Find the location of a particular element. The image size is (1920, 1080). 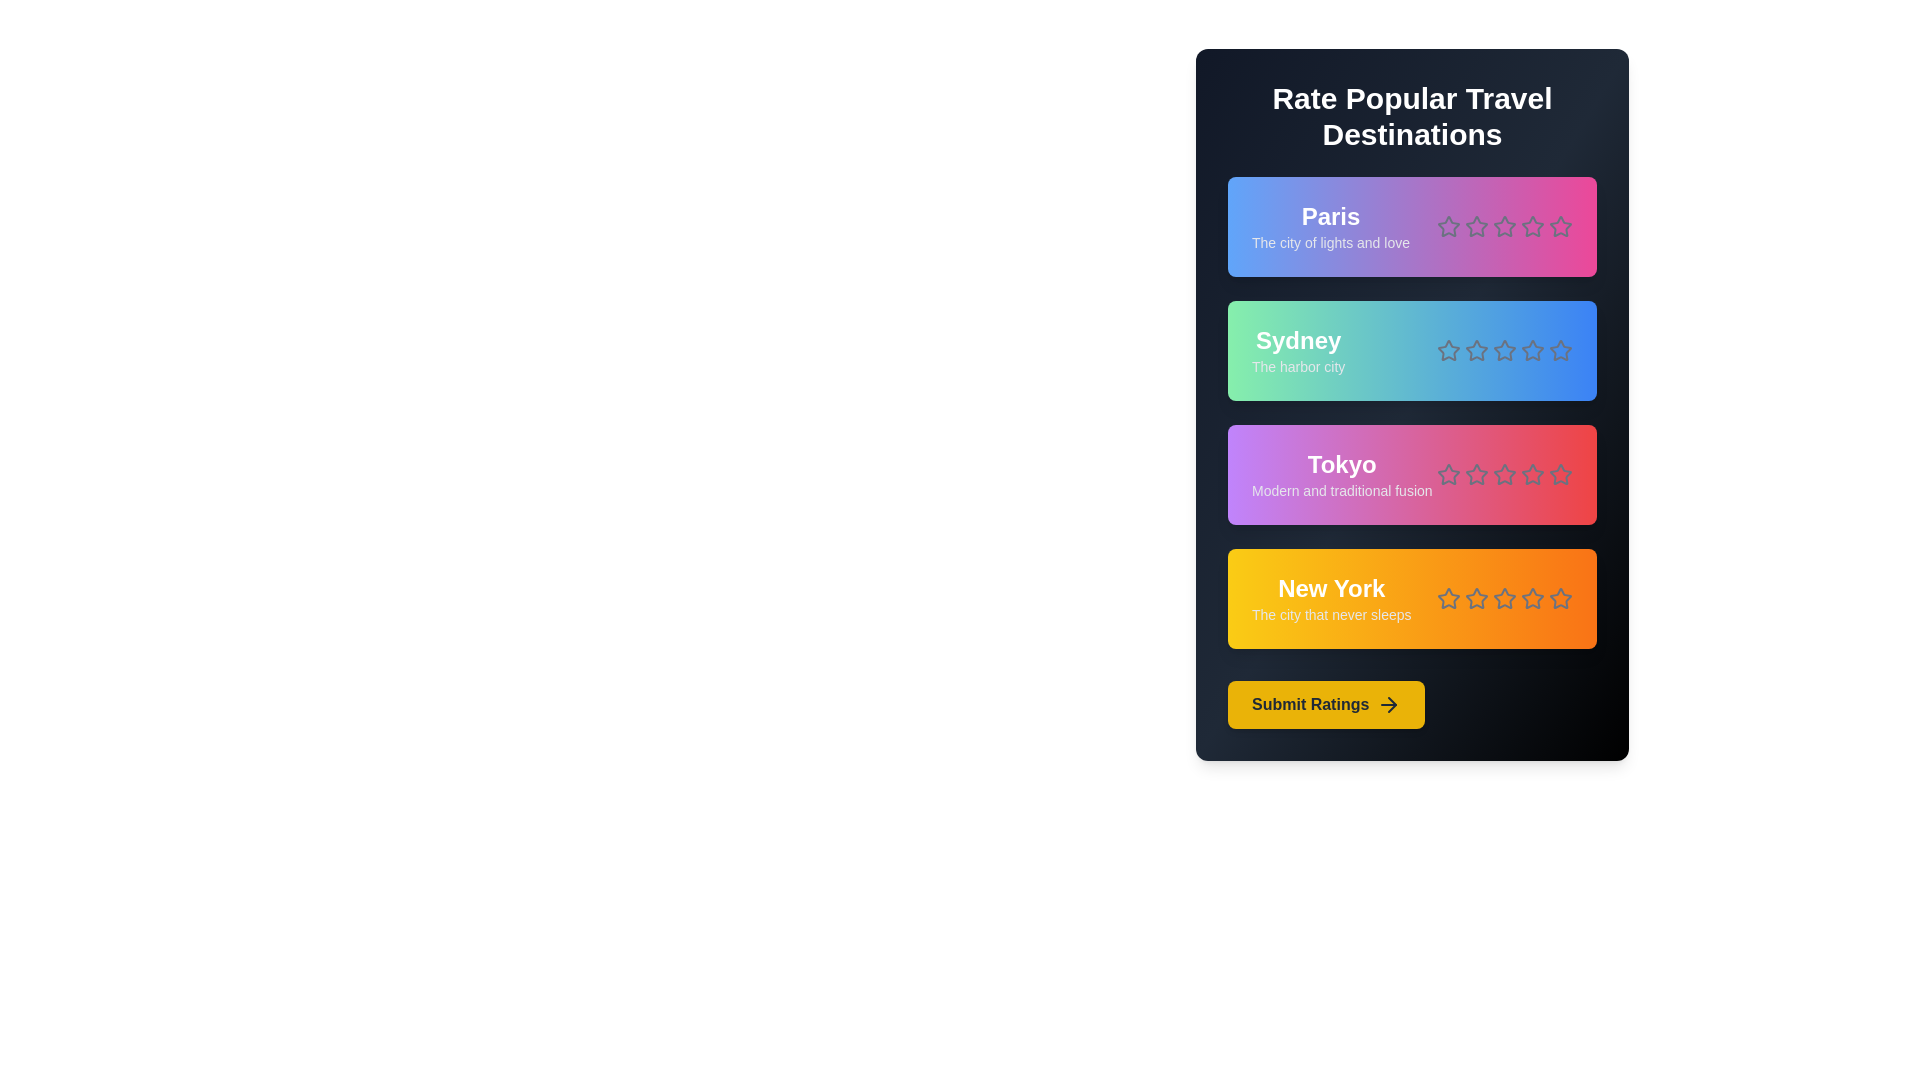

the destination name to view its details is located at coordinates (1329, 216).